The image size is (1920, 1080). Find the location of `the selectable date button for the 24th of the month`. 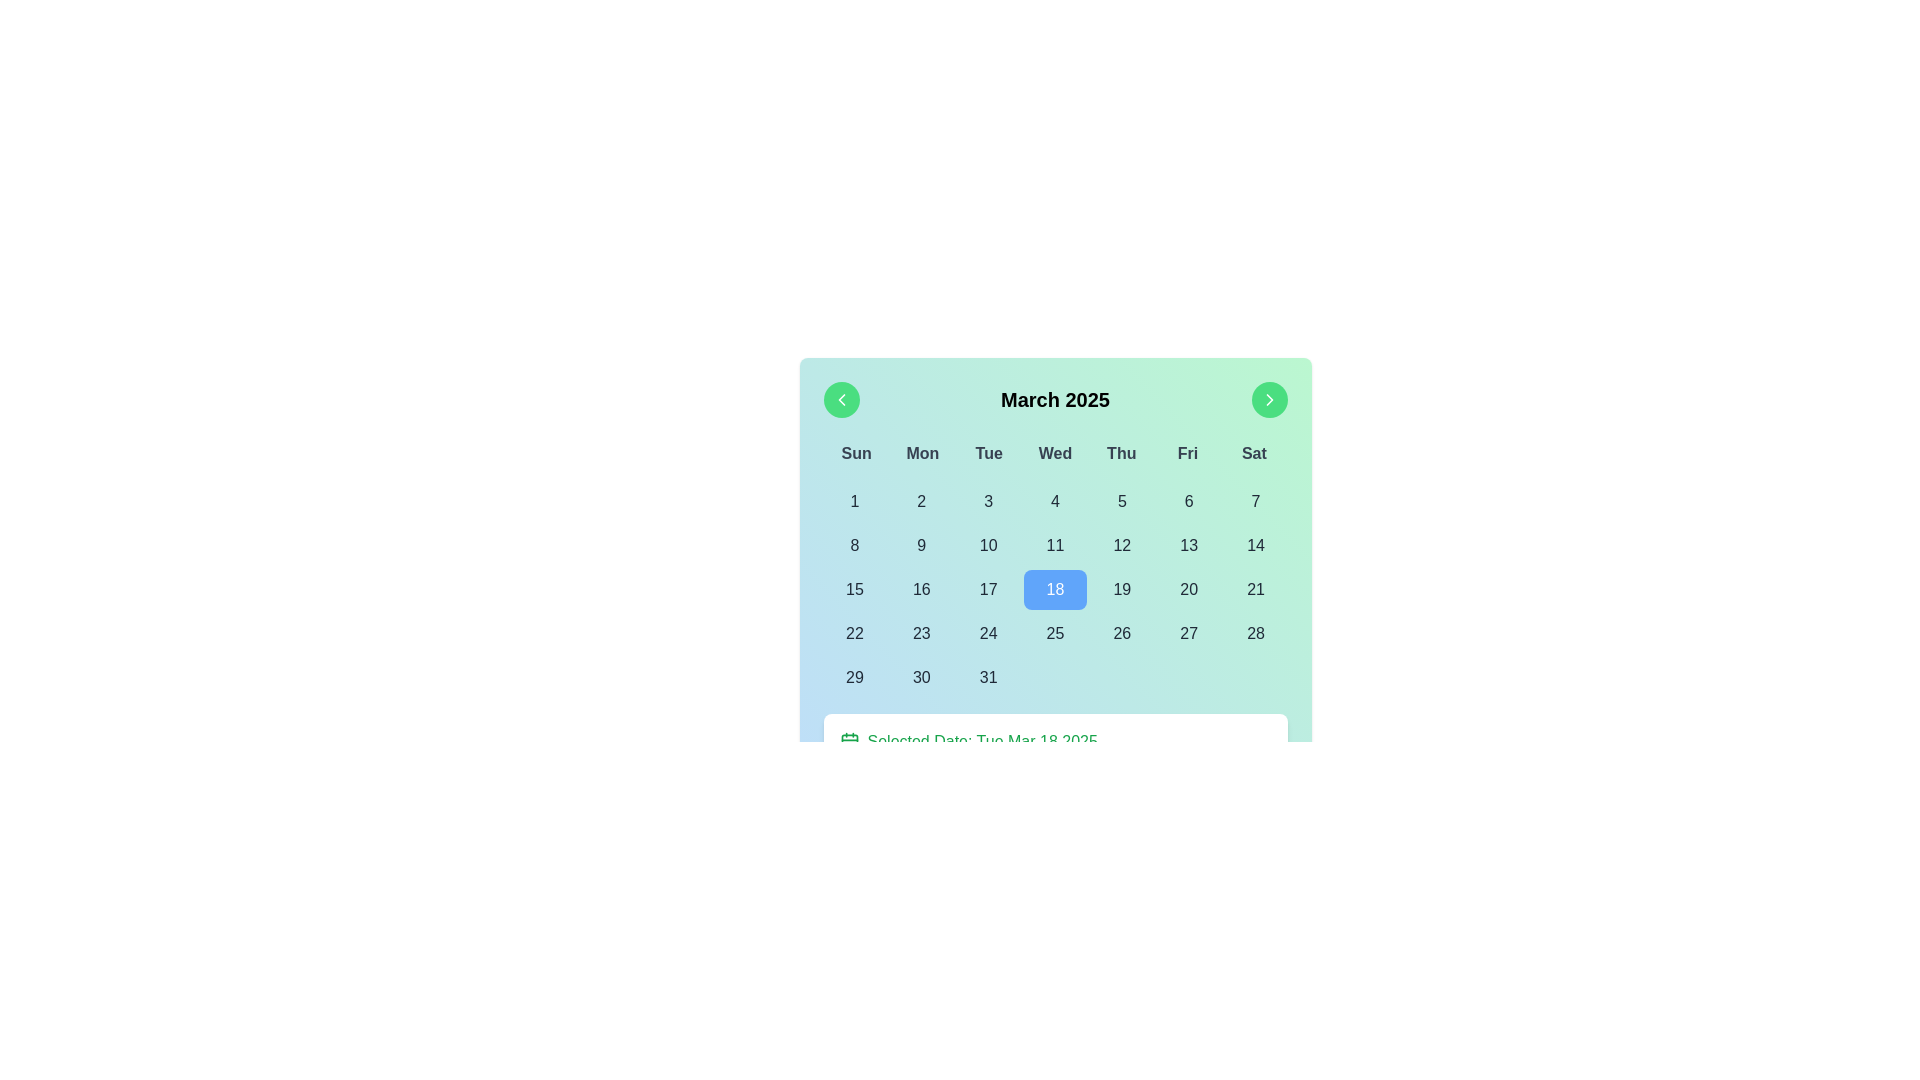

the selectable date button for the 24th of the month is located at coordinates (988, 633).